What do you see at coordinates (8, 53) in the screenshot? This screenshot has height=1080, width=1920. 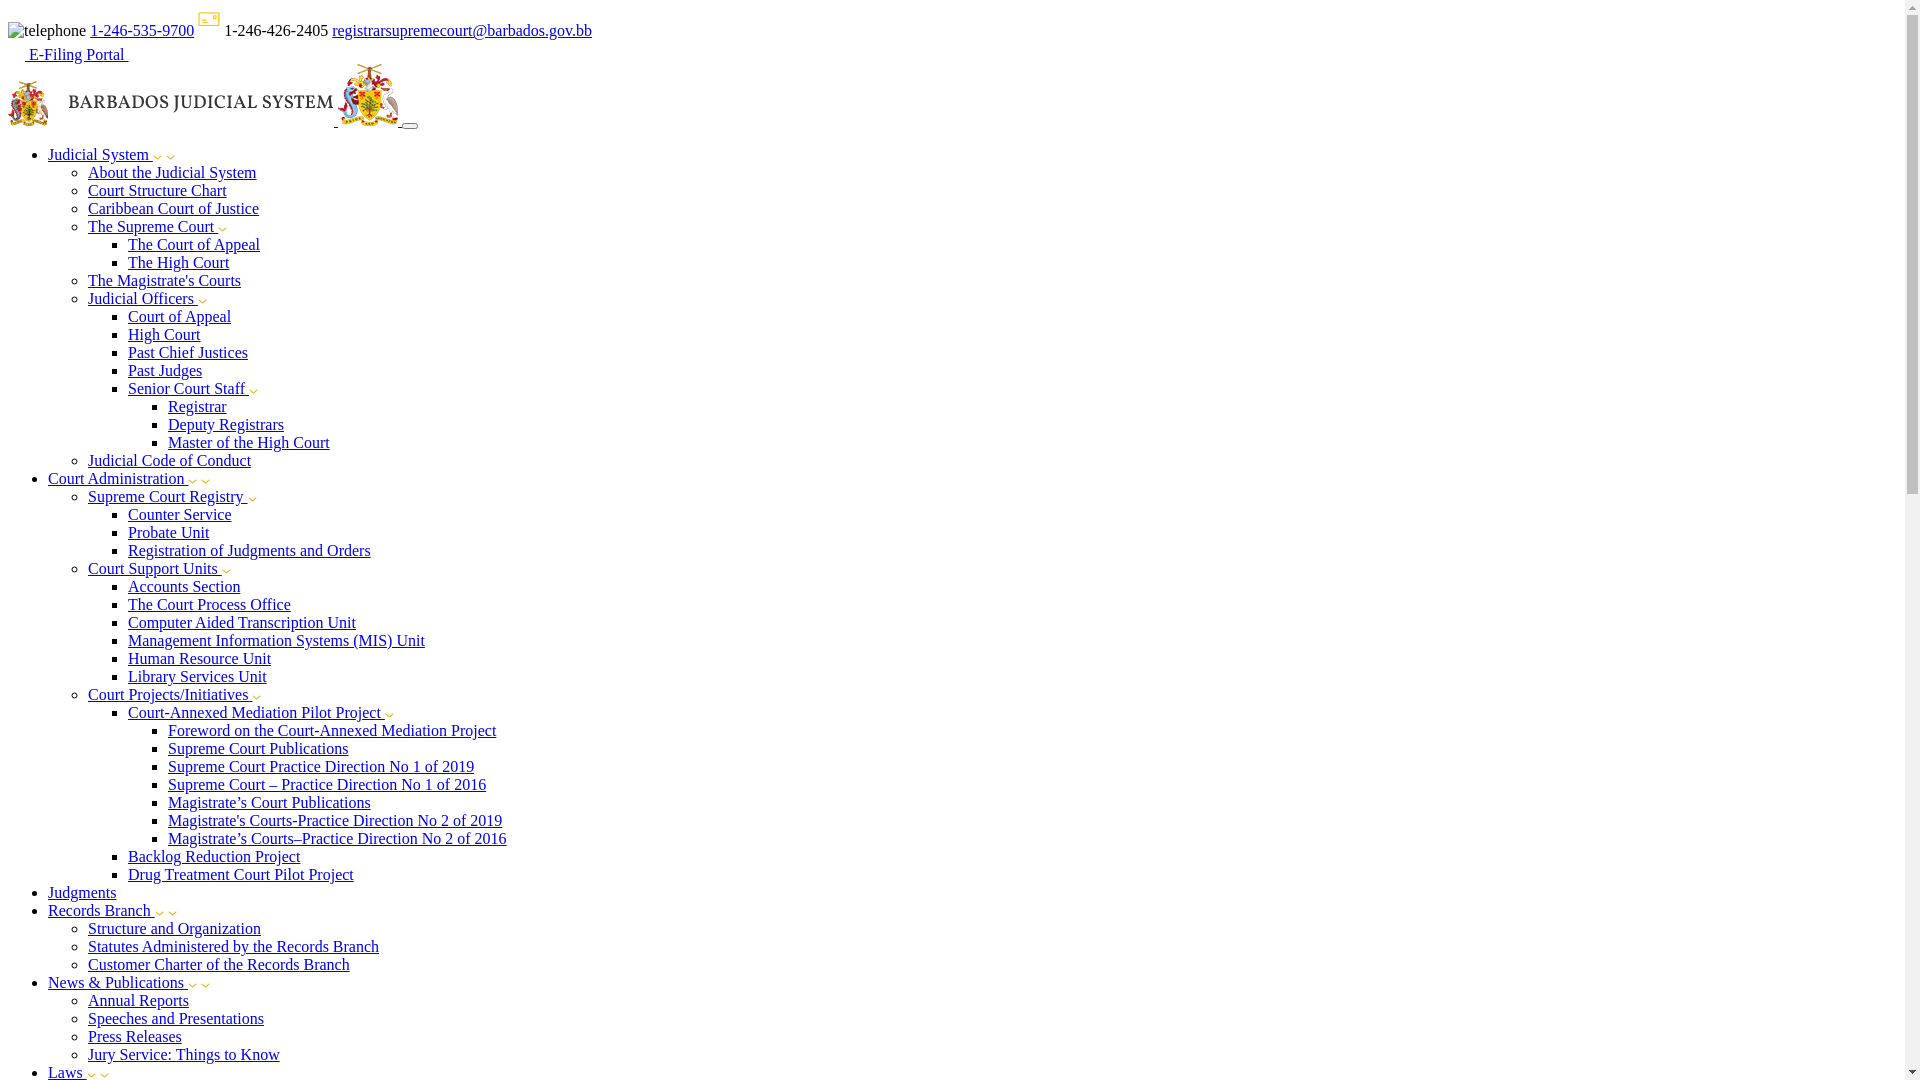 I see `'E-Filing Portal'` at bounding box center [8, 53].